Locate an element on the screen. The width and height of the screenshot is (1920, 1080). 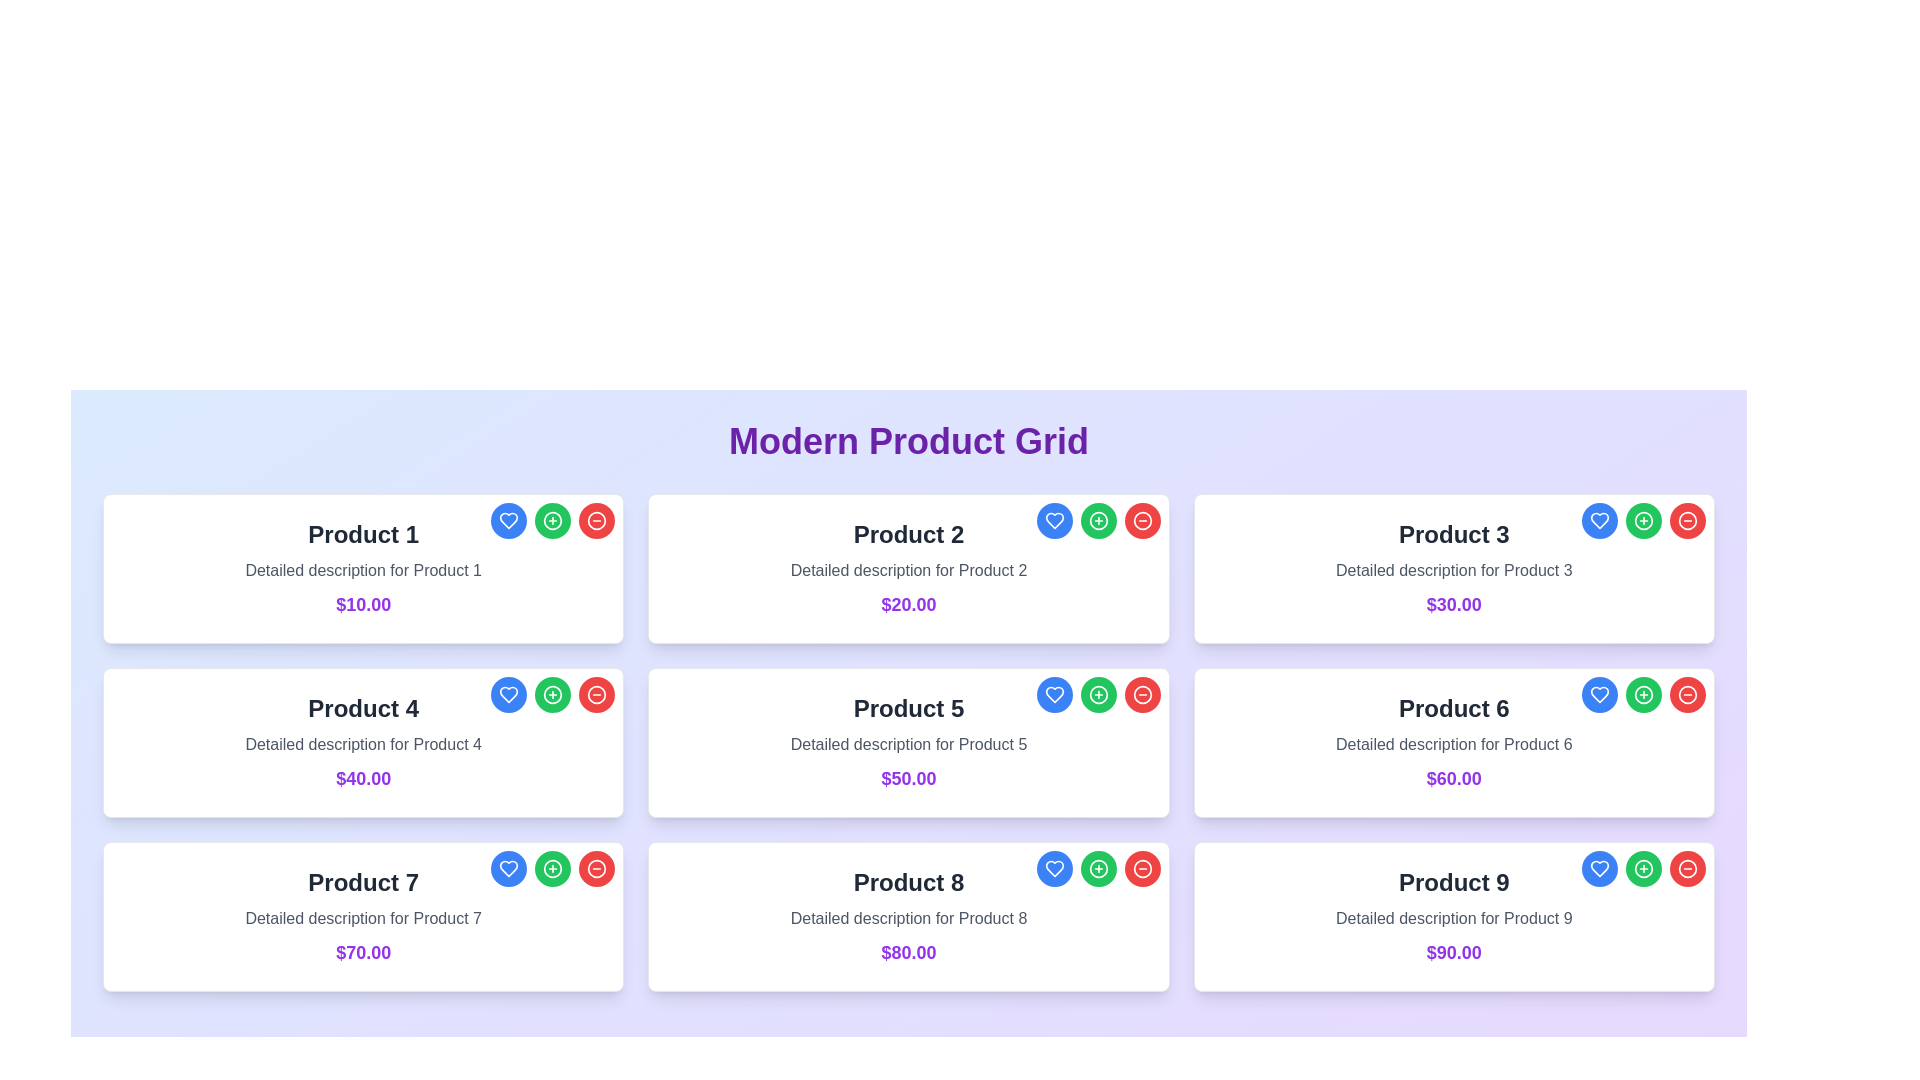
the circular blue button with a heart icon to favorite or unfavorite 'Product 9' is located at coordinates (1598, 867).